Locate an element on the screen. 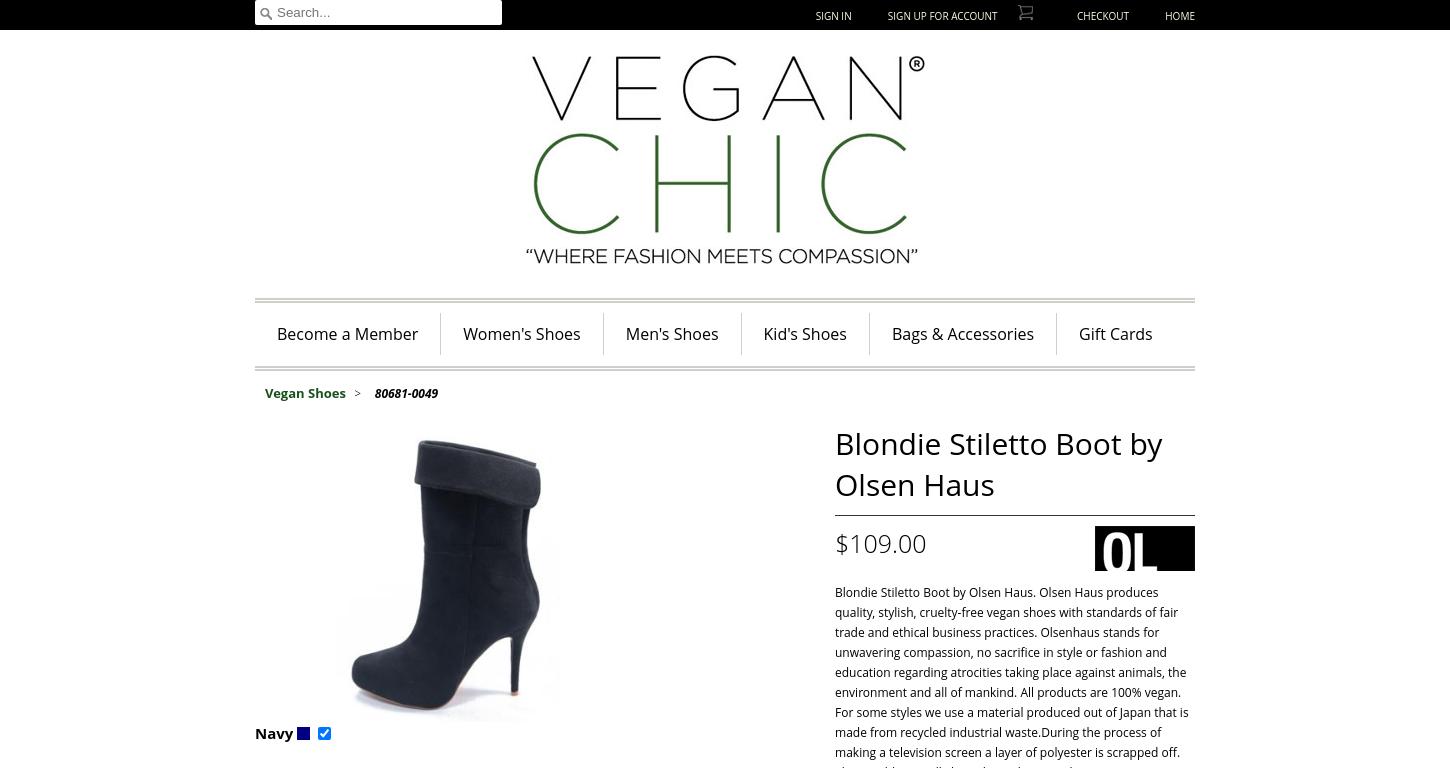 The height and width of the screenshot is (768, 1450). 'Navy' is located at coordinates (255, 731).